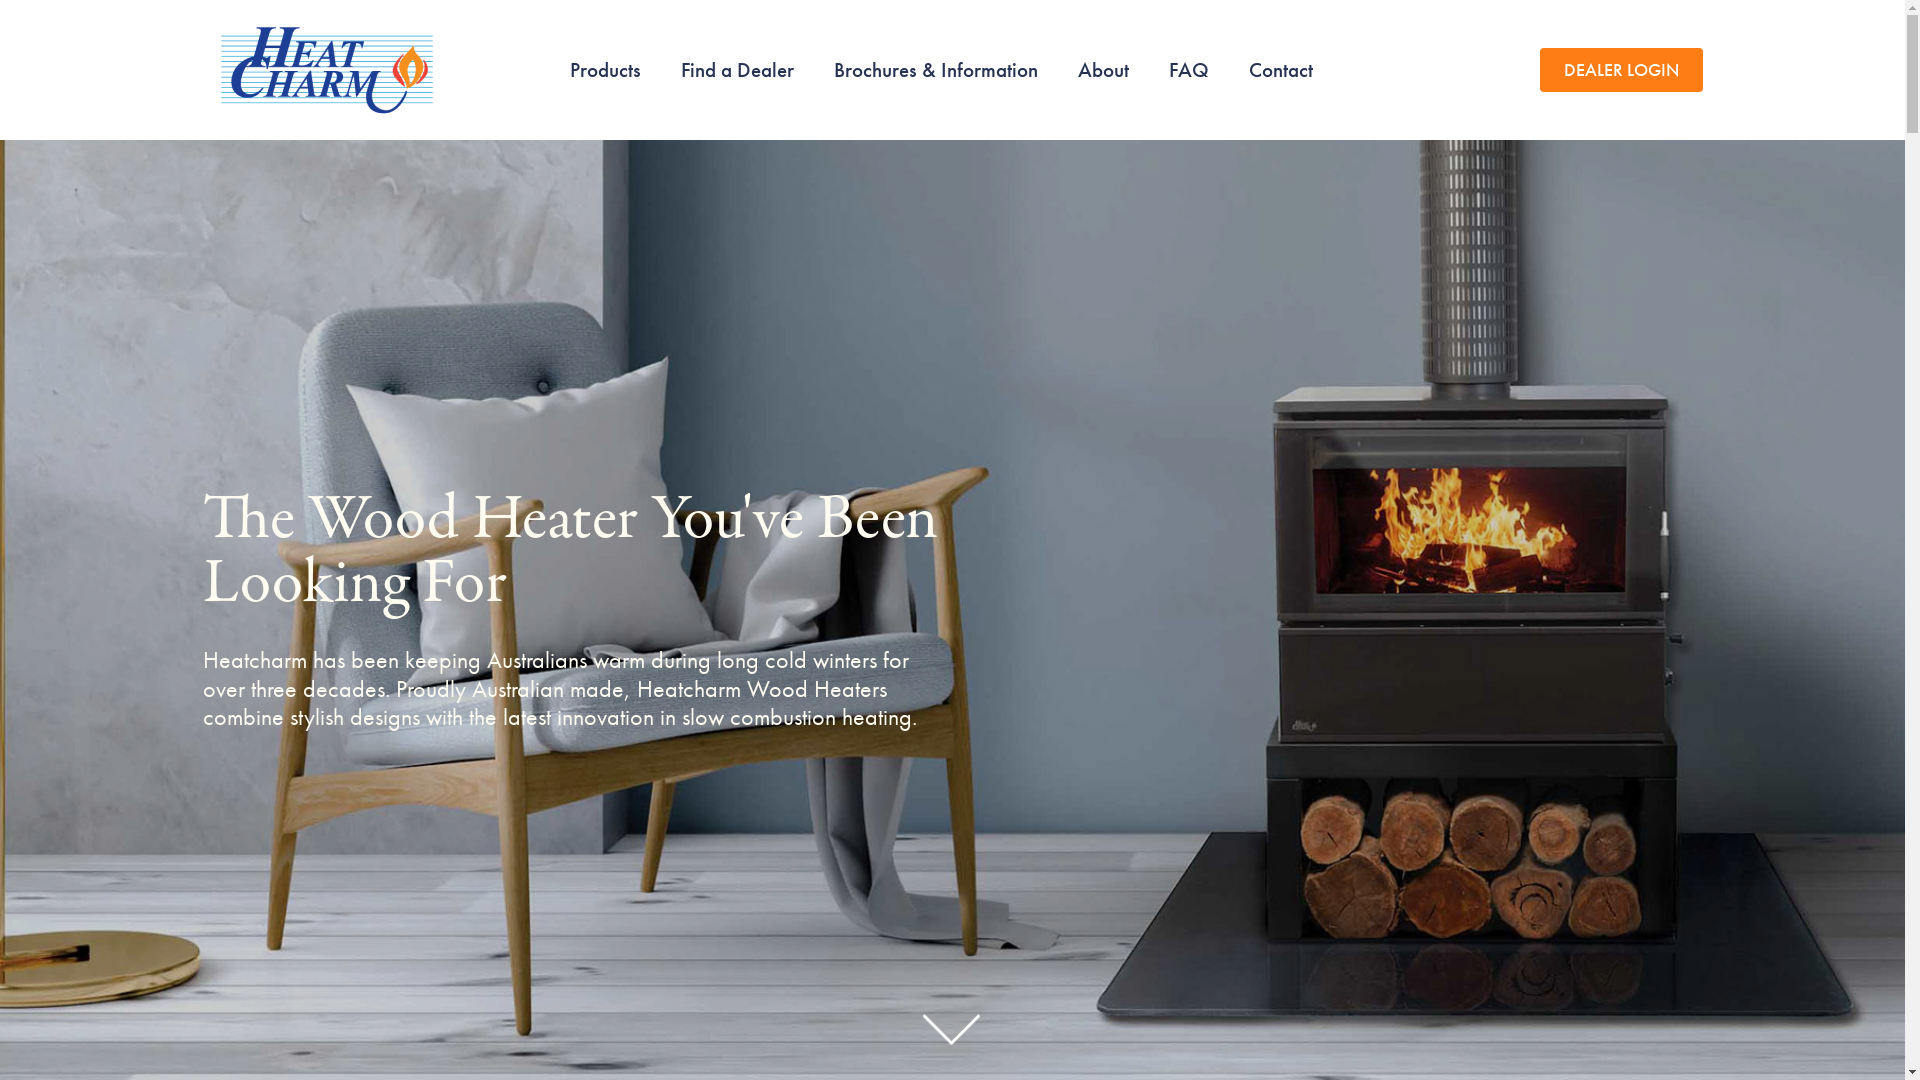  Describe the element at coordinates (735, 68) in the screenshot. I see `'Find a Dealer'` at that location.